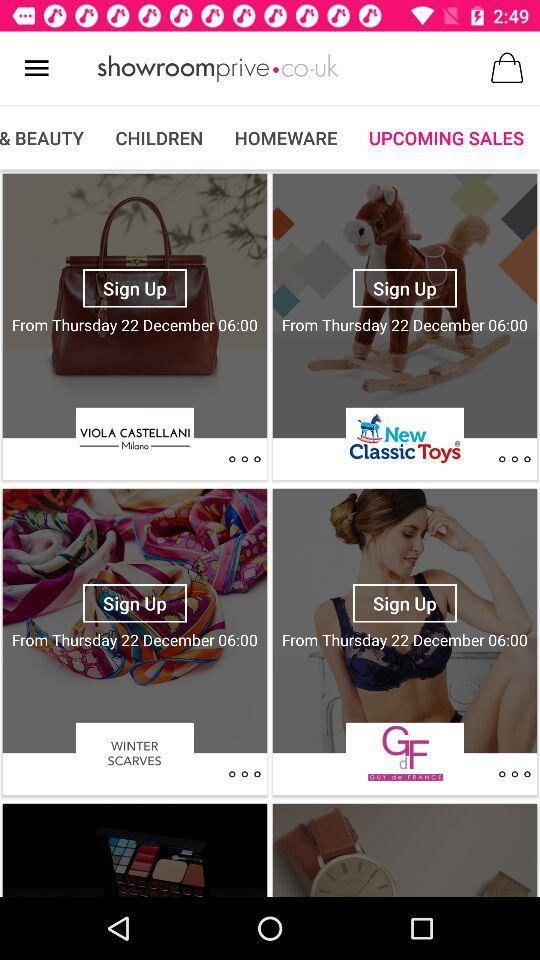 Image resolution: width=540 pixels, height=960 pixels. Describe the element at coordinates (244, 459) in the screenshot. I see `overflow menu` at that location.